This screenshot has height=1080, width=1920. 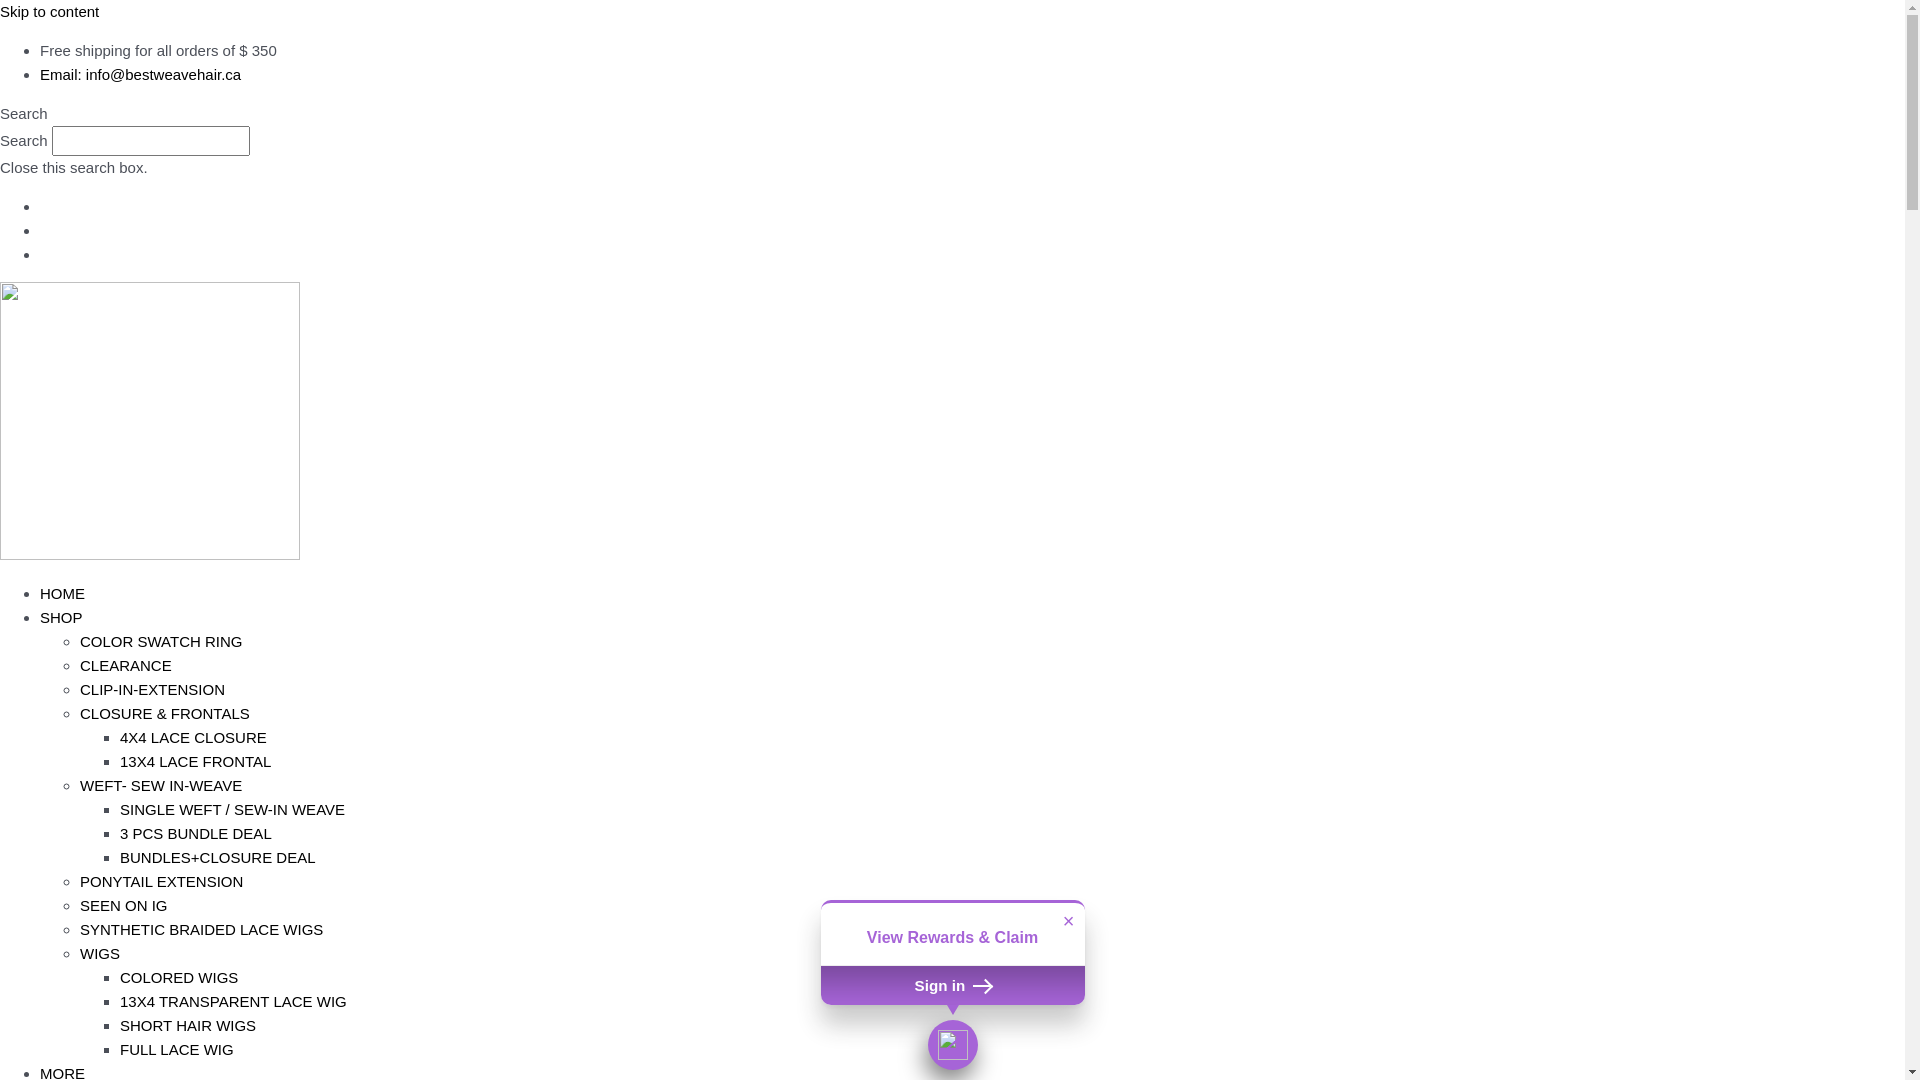 What do you see at coordinates (80, 905) in the screenshot?
I see `'SEEN ON IG'` at bounding box center [80, 905].